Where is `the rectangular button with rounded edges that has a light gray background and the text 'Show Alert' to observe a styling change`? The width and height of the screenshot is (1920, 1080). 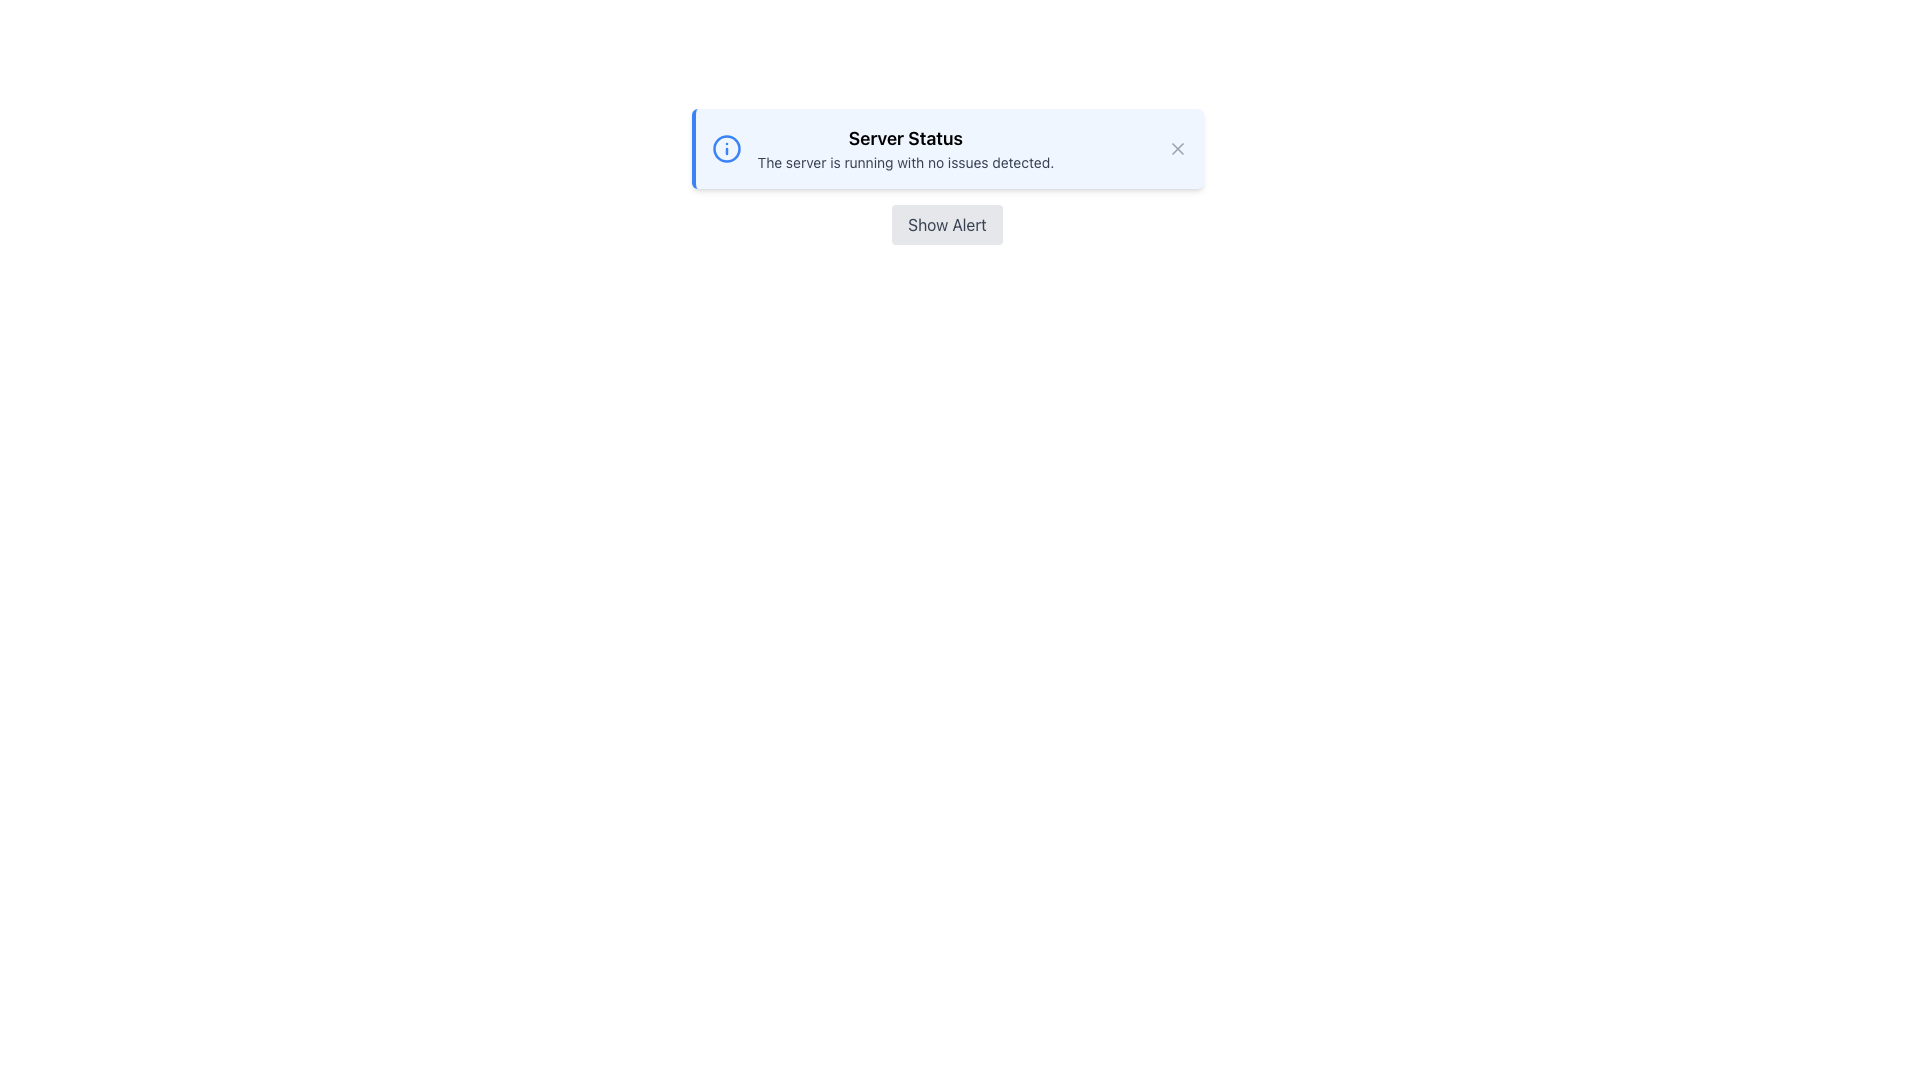 the rectangular button with rounded edges that has a light gray background and the text 'Show Alert' to observe a styling change is located at coordinates (946, 224).